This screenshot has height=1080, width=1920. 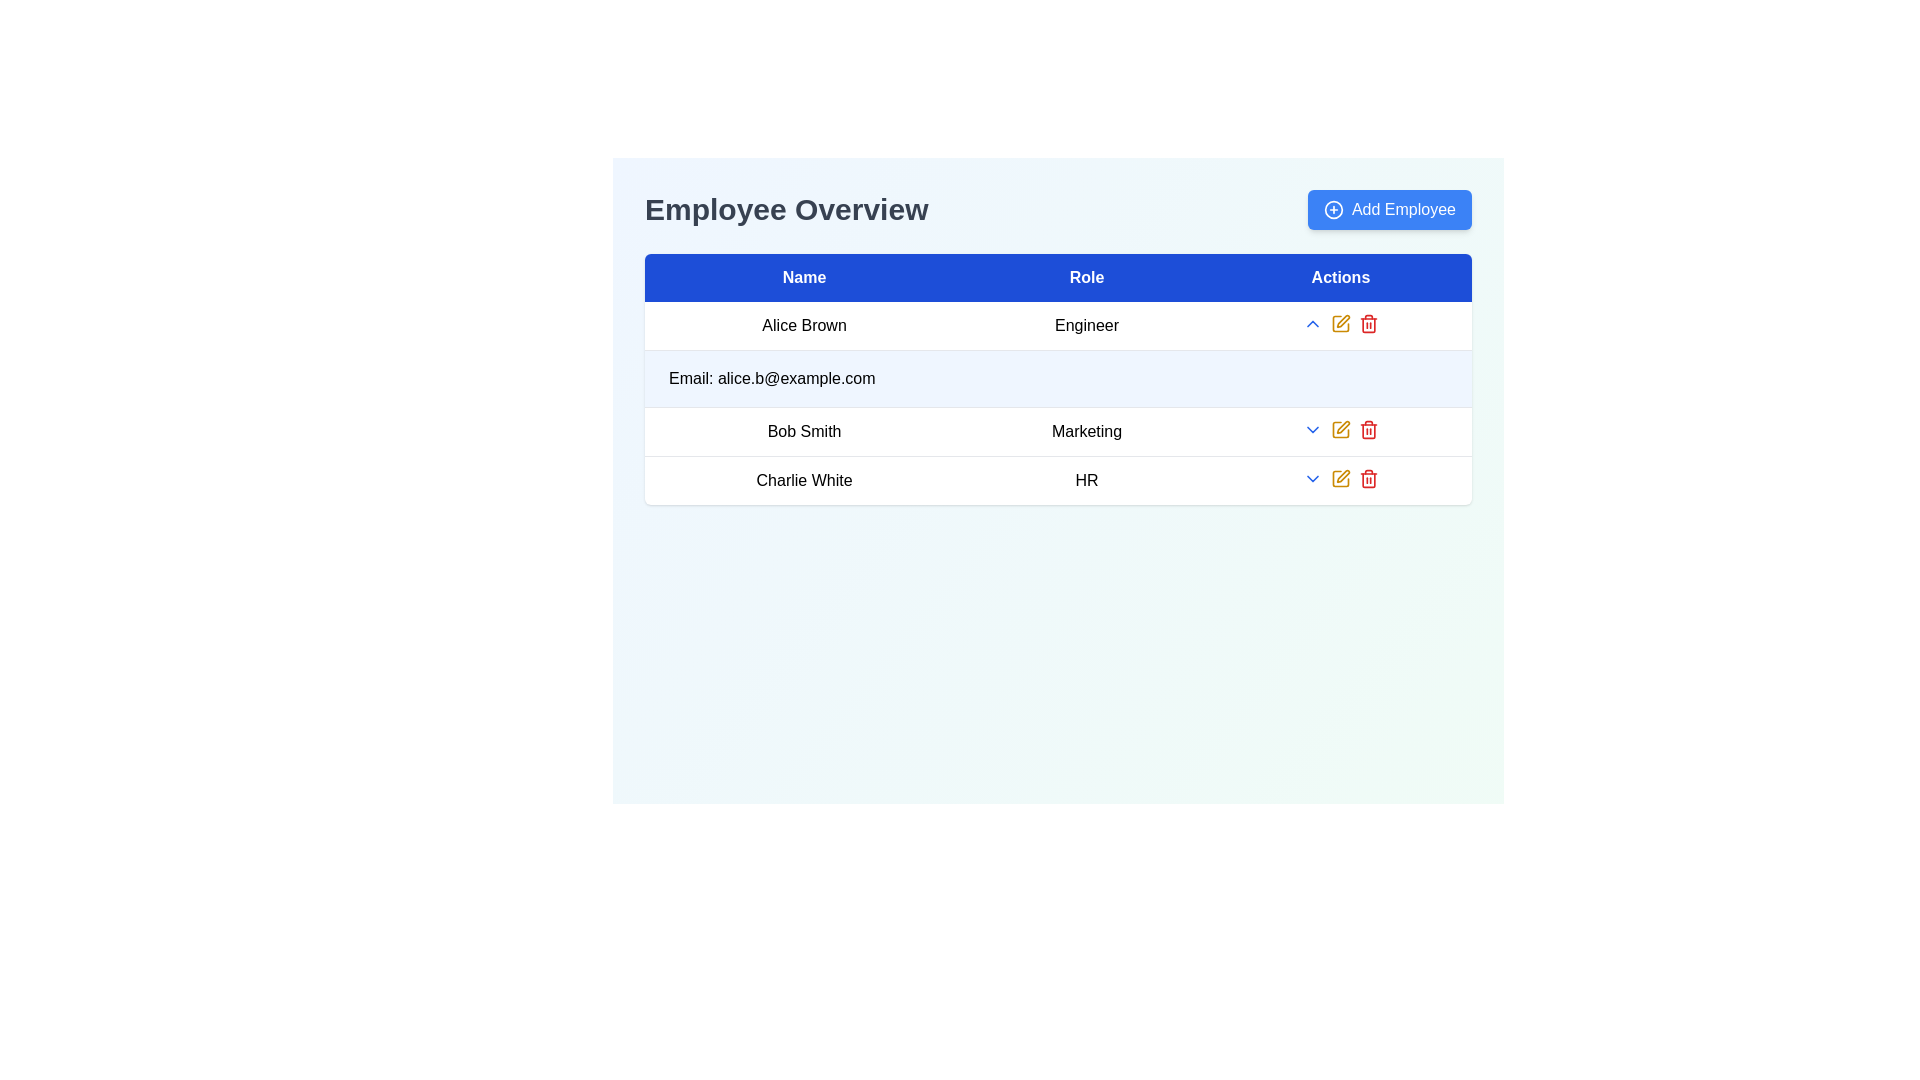 What do you see at coordinates (1367, 323) in the screenshot?
I see `the delete button in the 'Actions' column` at bounding box center [1367, 323].